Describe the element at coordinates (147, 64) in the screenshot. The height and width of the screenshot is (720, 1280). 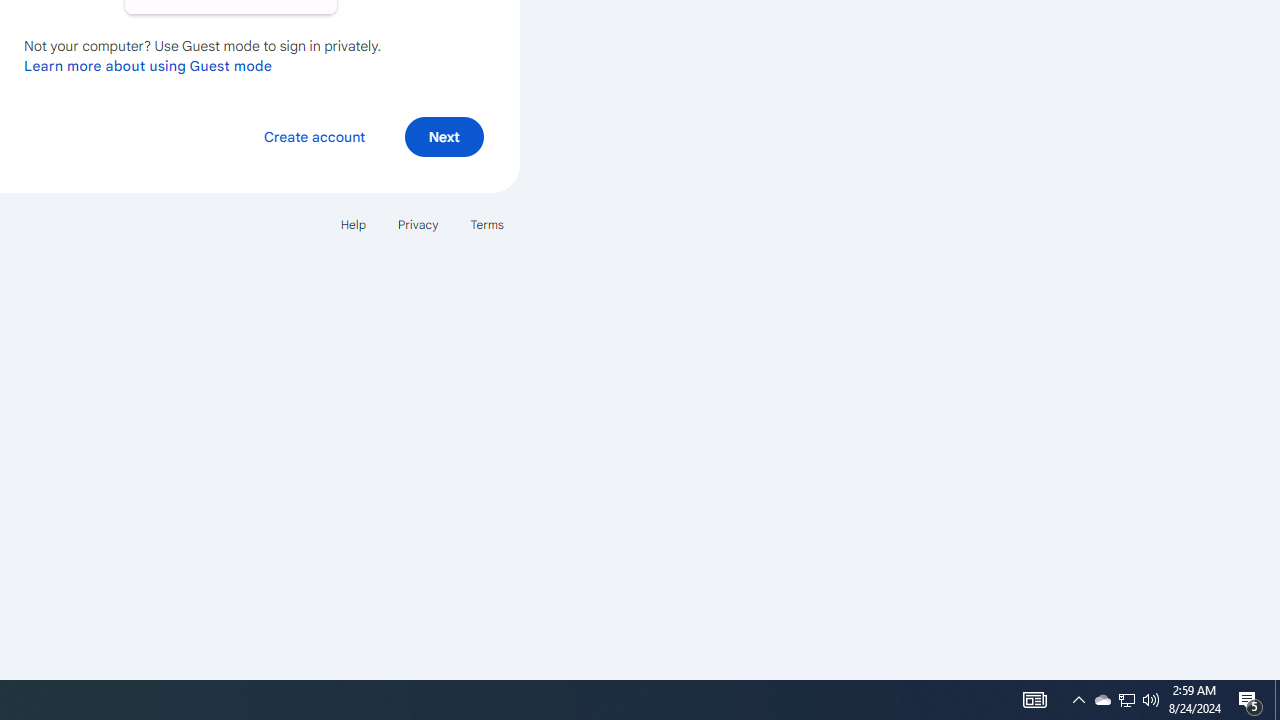
I see `'Learn more about using Guest mode'` at that location.